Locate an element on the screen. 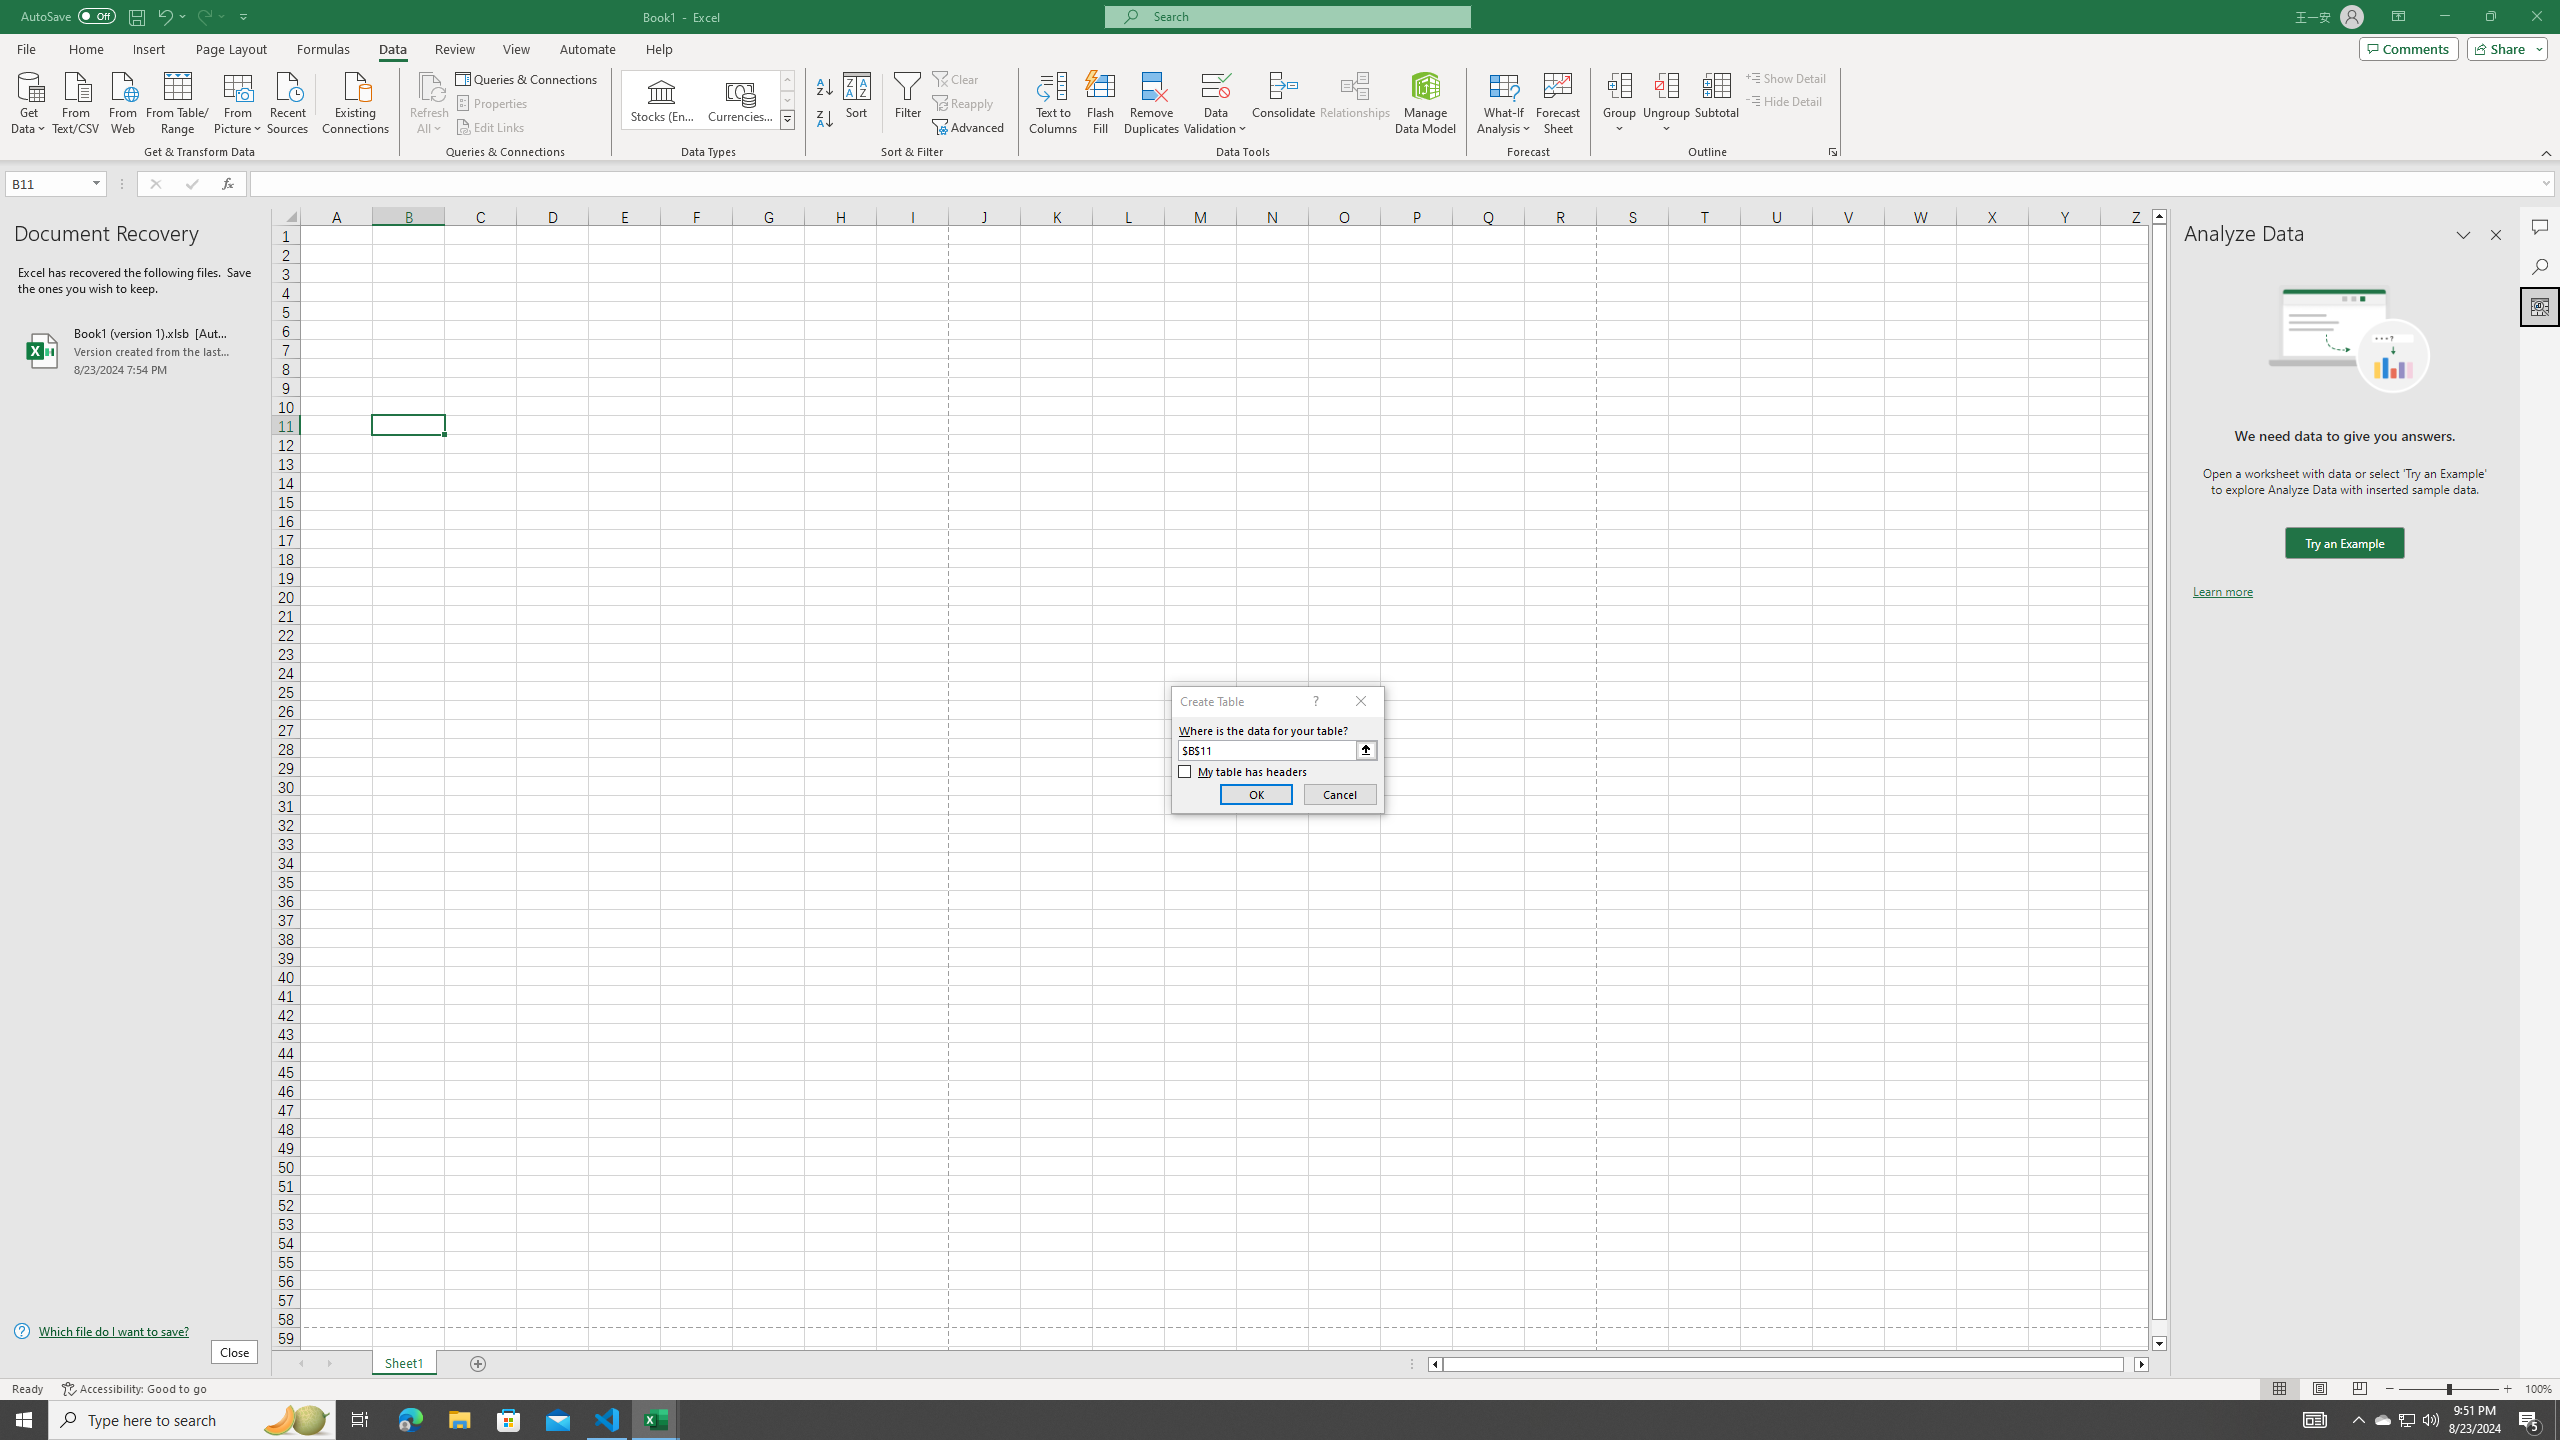 The height and width of the screenshot is (1440, 2560). 'Existing Connections' is located at coordinates (354, 100).